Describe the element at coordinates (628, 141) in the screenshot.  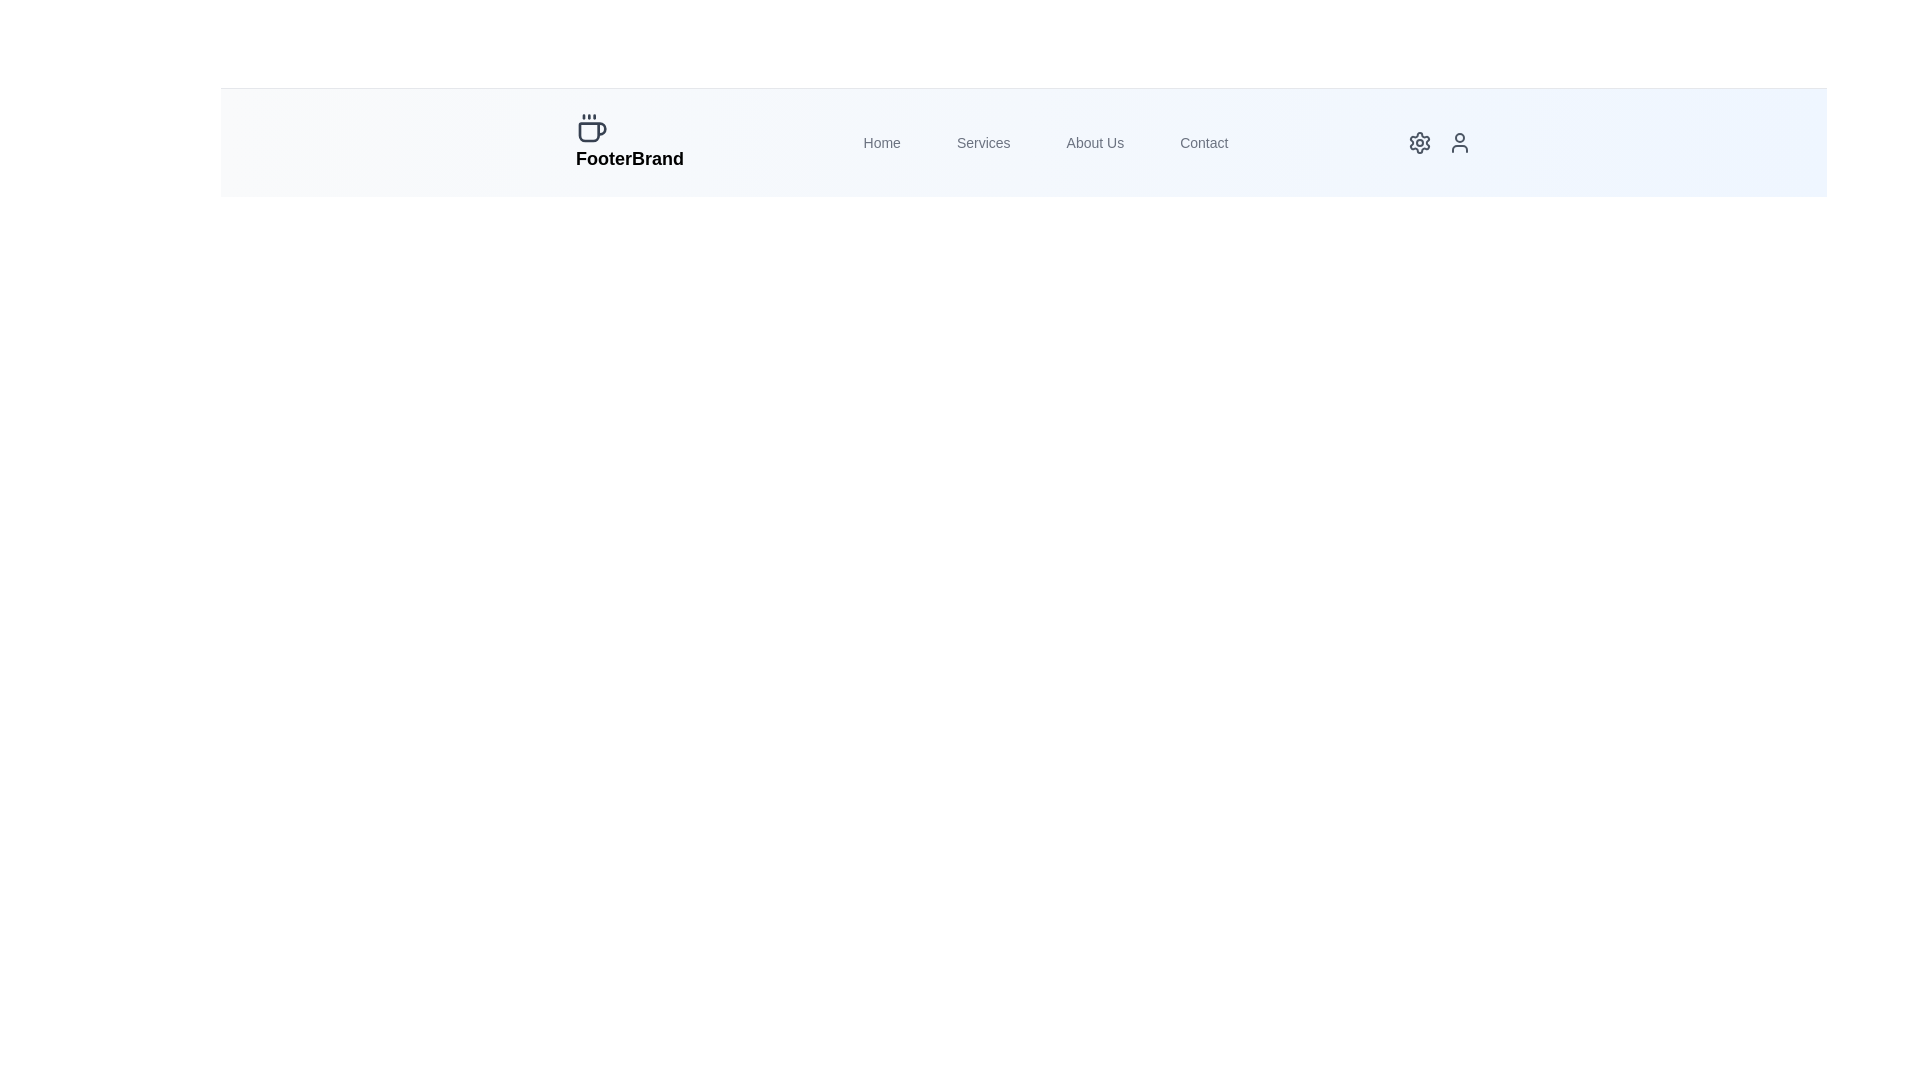
I see `the 'FooterBrand' logo with the coffee cup icon on the leftmost side of the header to redirect to the homepage` at that location.